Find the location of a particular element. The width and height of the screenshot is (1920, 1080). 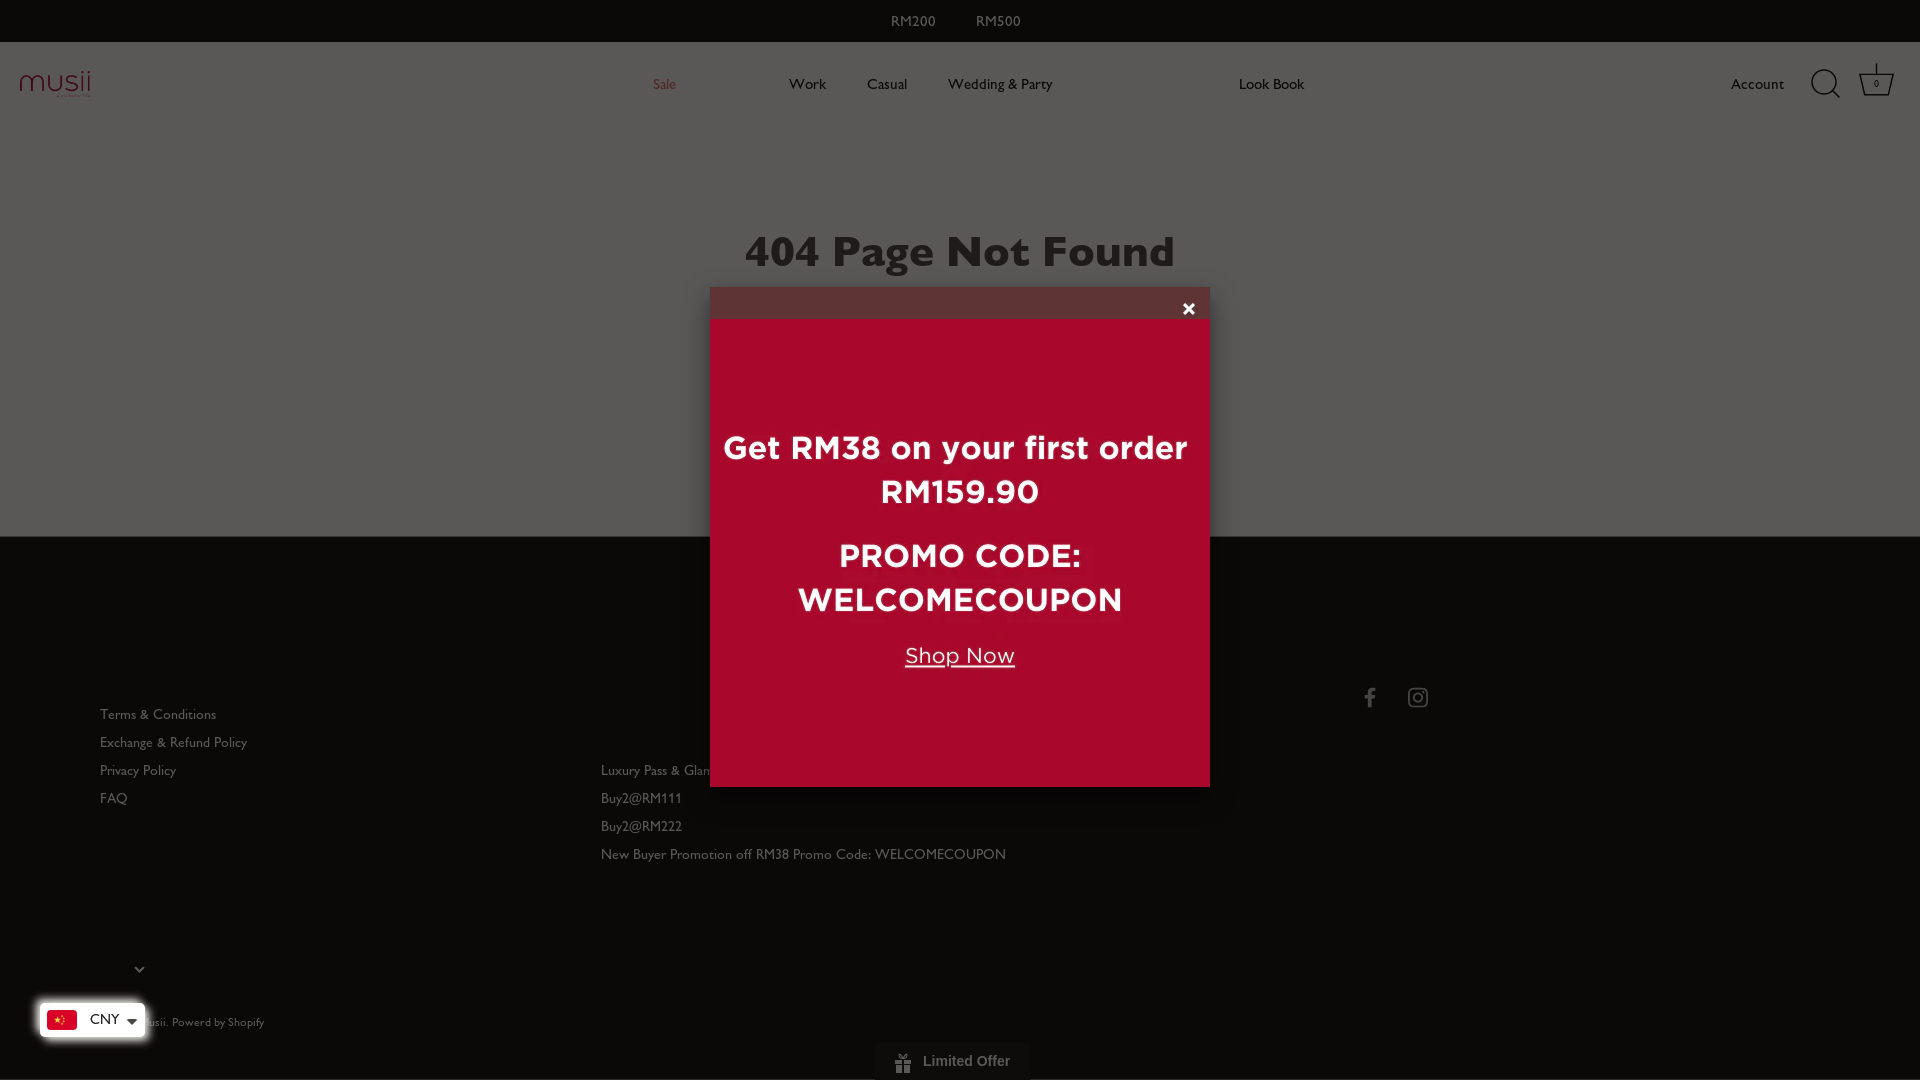

'Wedding & Party' is located at coordinates (999, 83).